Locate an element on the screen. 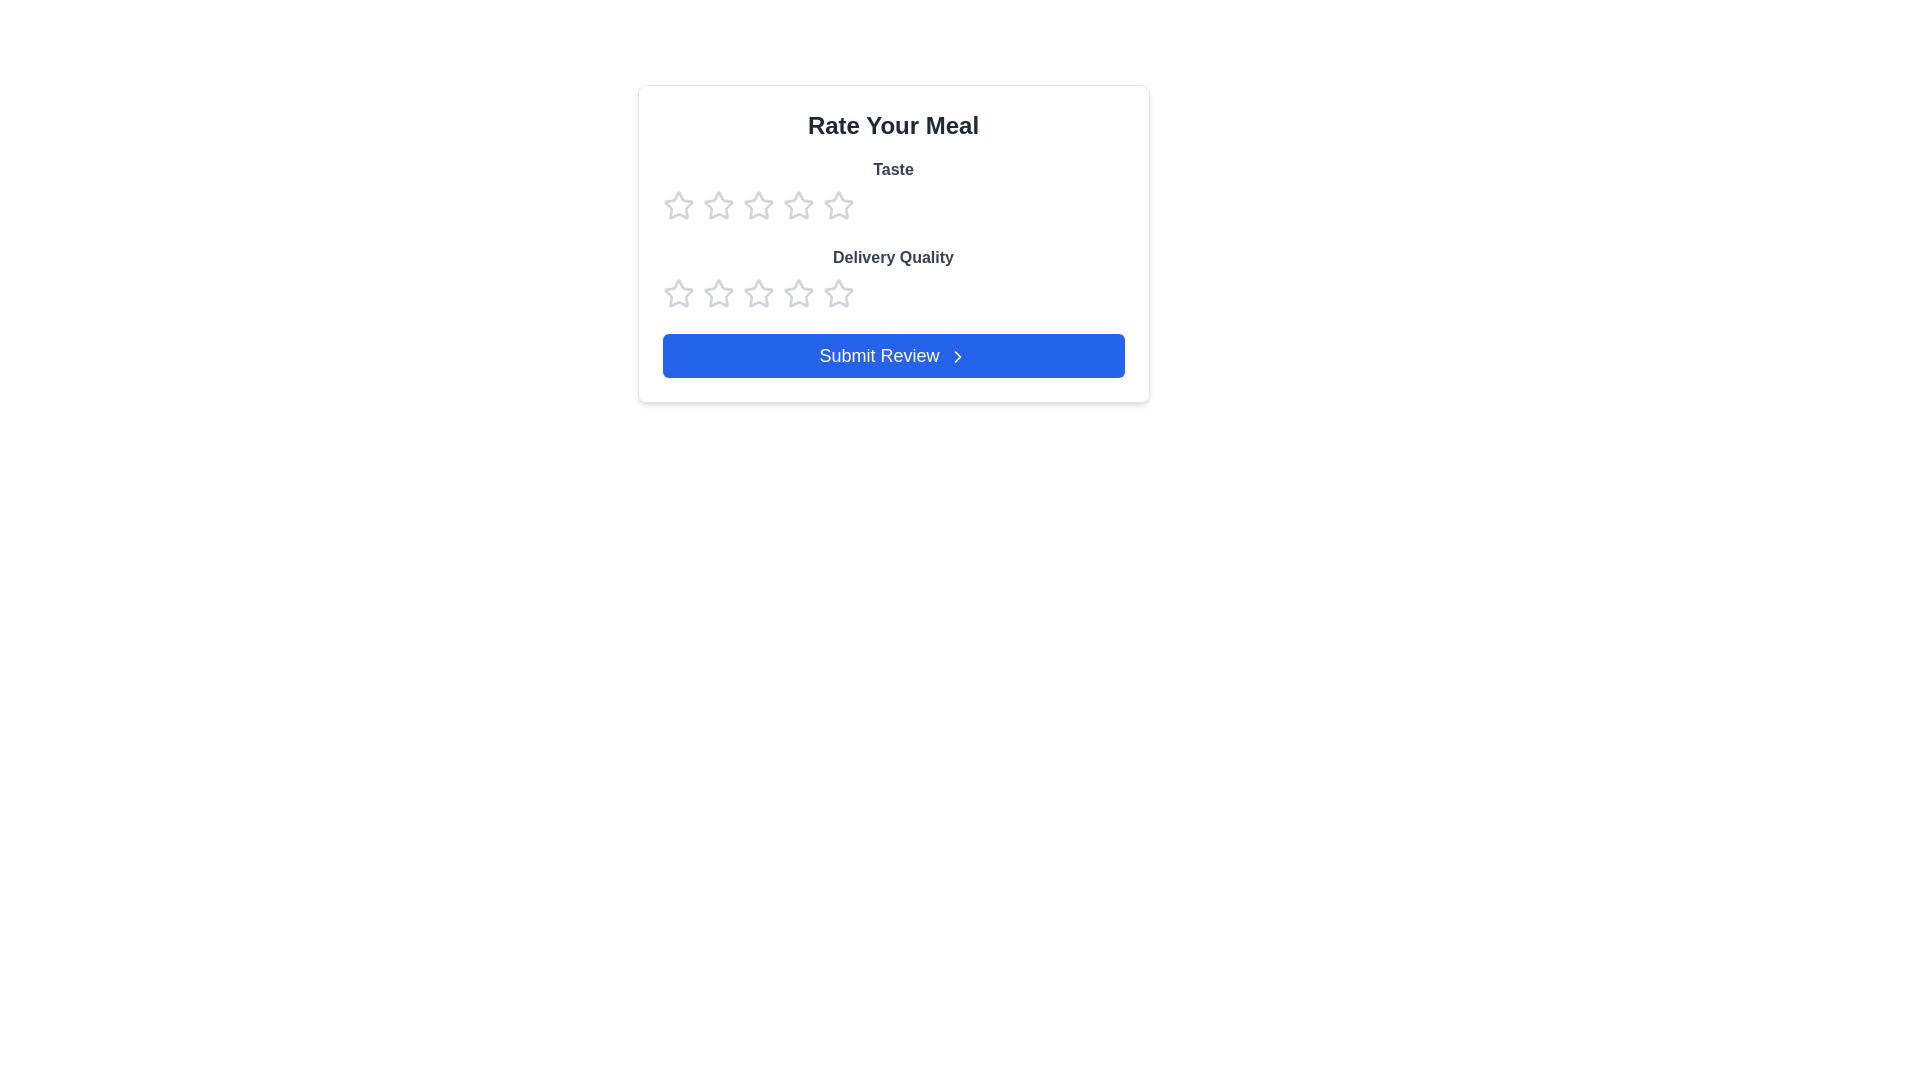 The image size is (1920, 1080). the fourth star-shaped Rating icon, which is hollow with a gray outline, to confirm selection is located at coordinates (797, 205).